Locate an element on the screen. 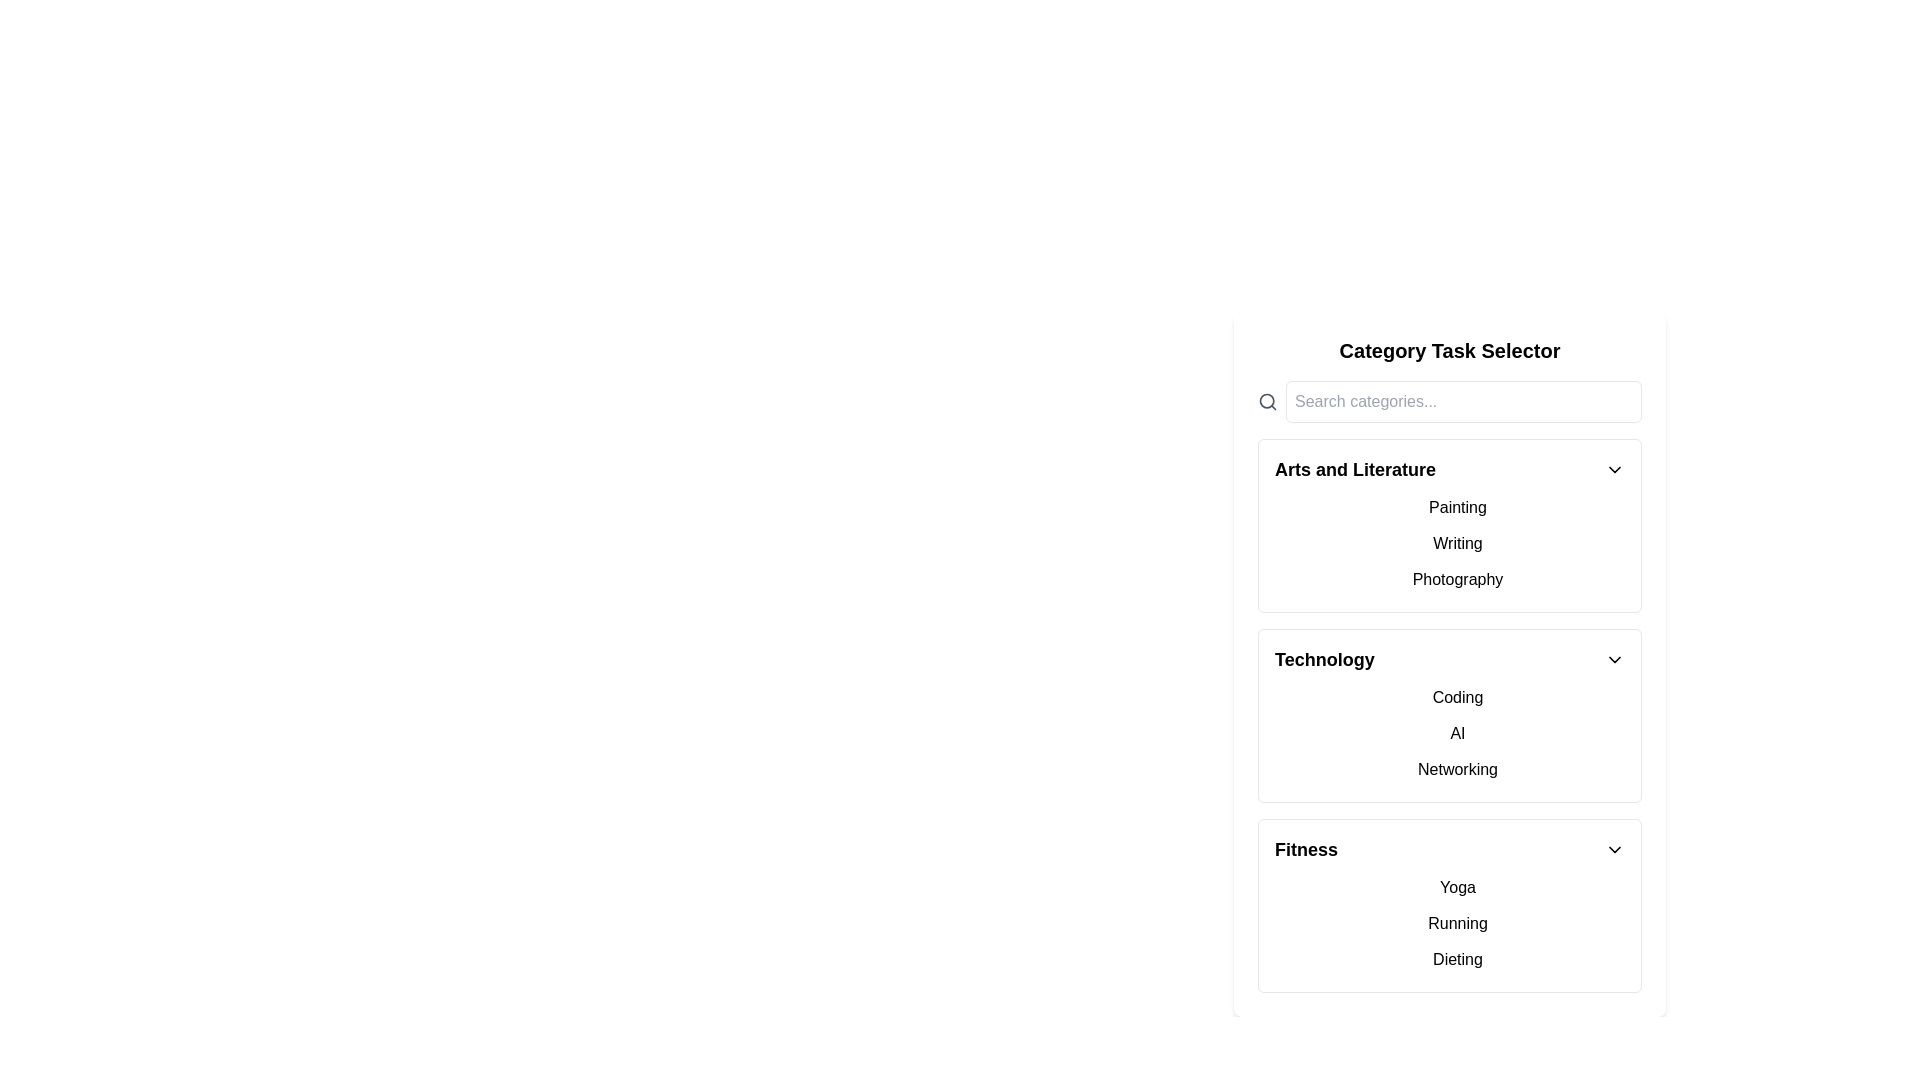 The image size is (1920, 1080). the 'Arts and Literature' collapsible menu section is located at coordinates (1449, 524).